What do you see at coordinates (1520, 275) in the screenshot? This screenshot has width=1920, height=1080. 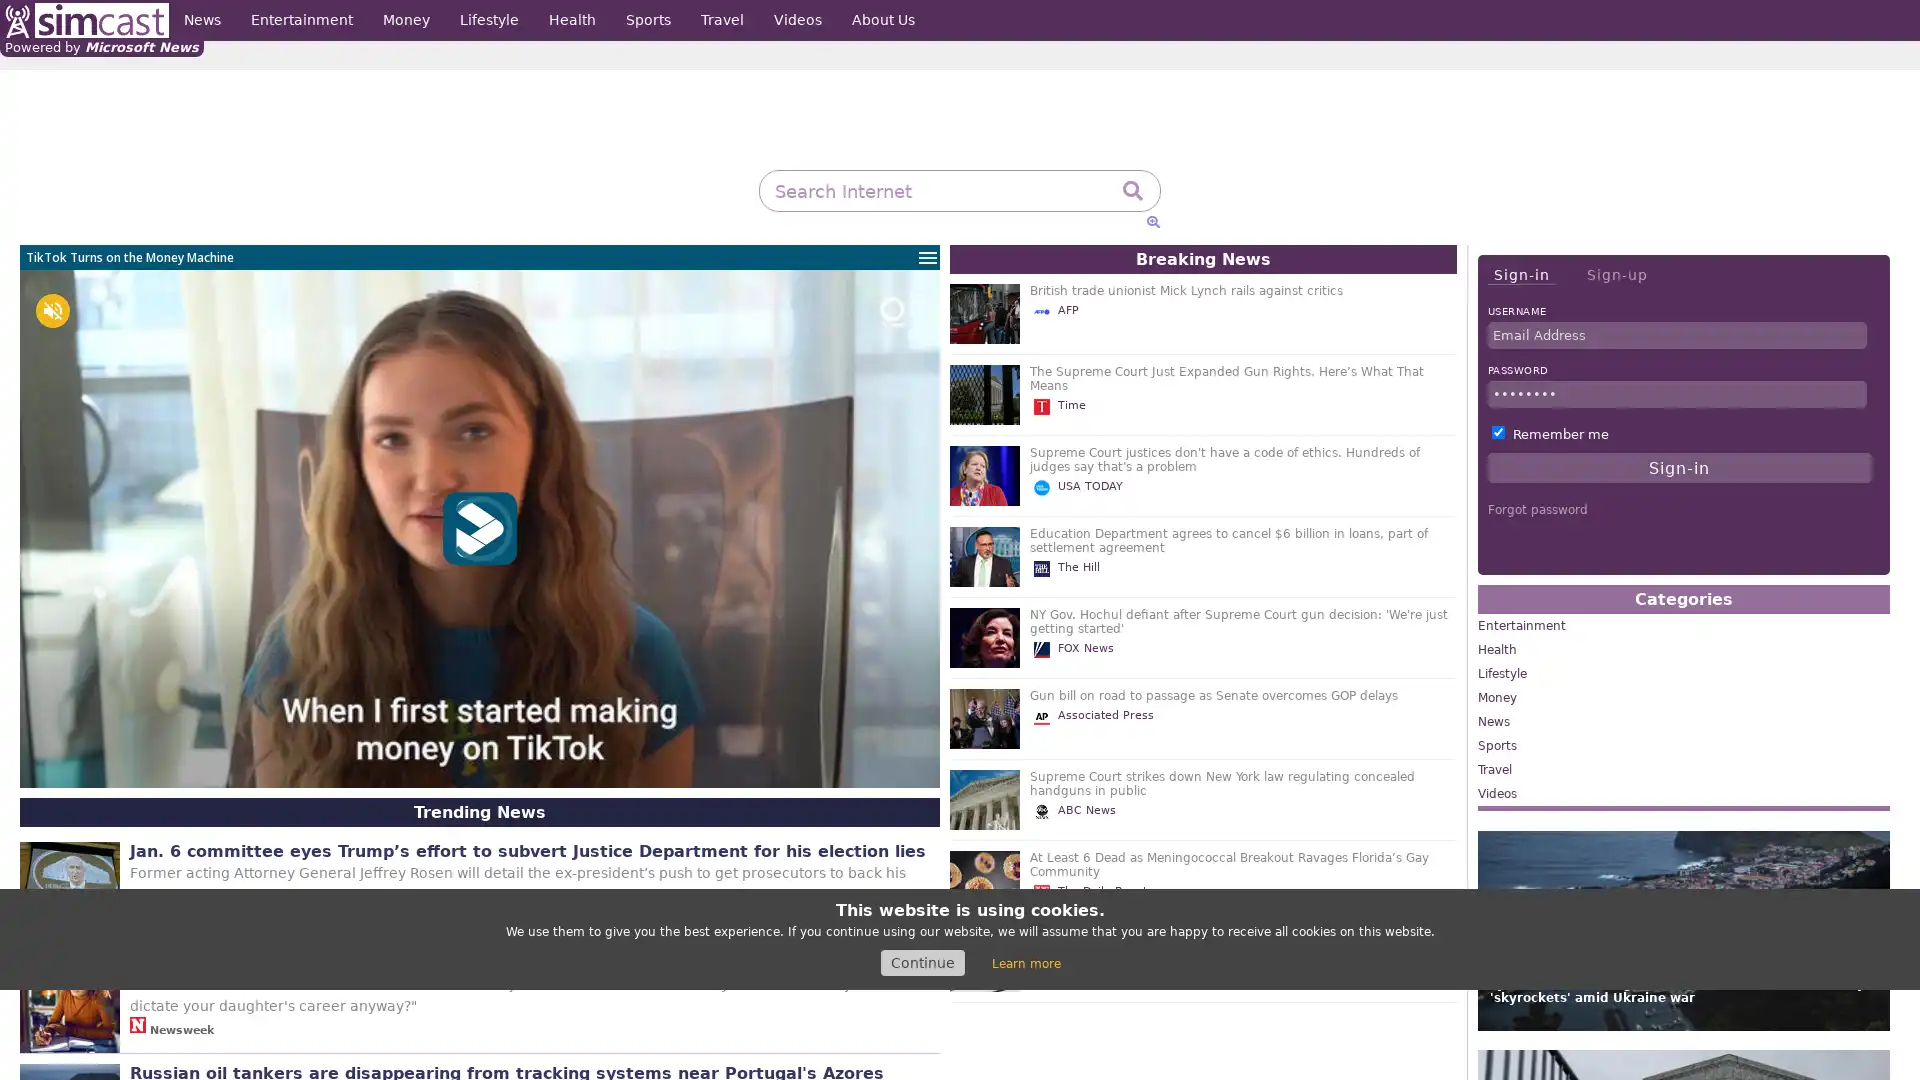 I see `Sign-in` at bounding box center [1520, 275].